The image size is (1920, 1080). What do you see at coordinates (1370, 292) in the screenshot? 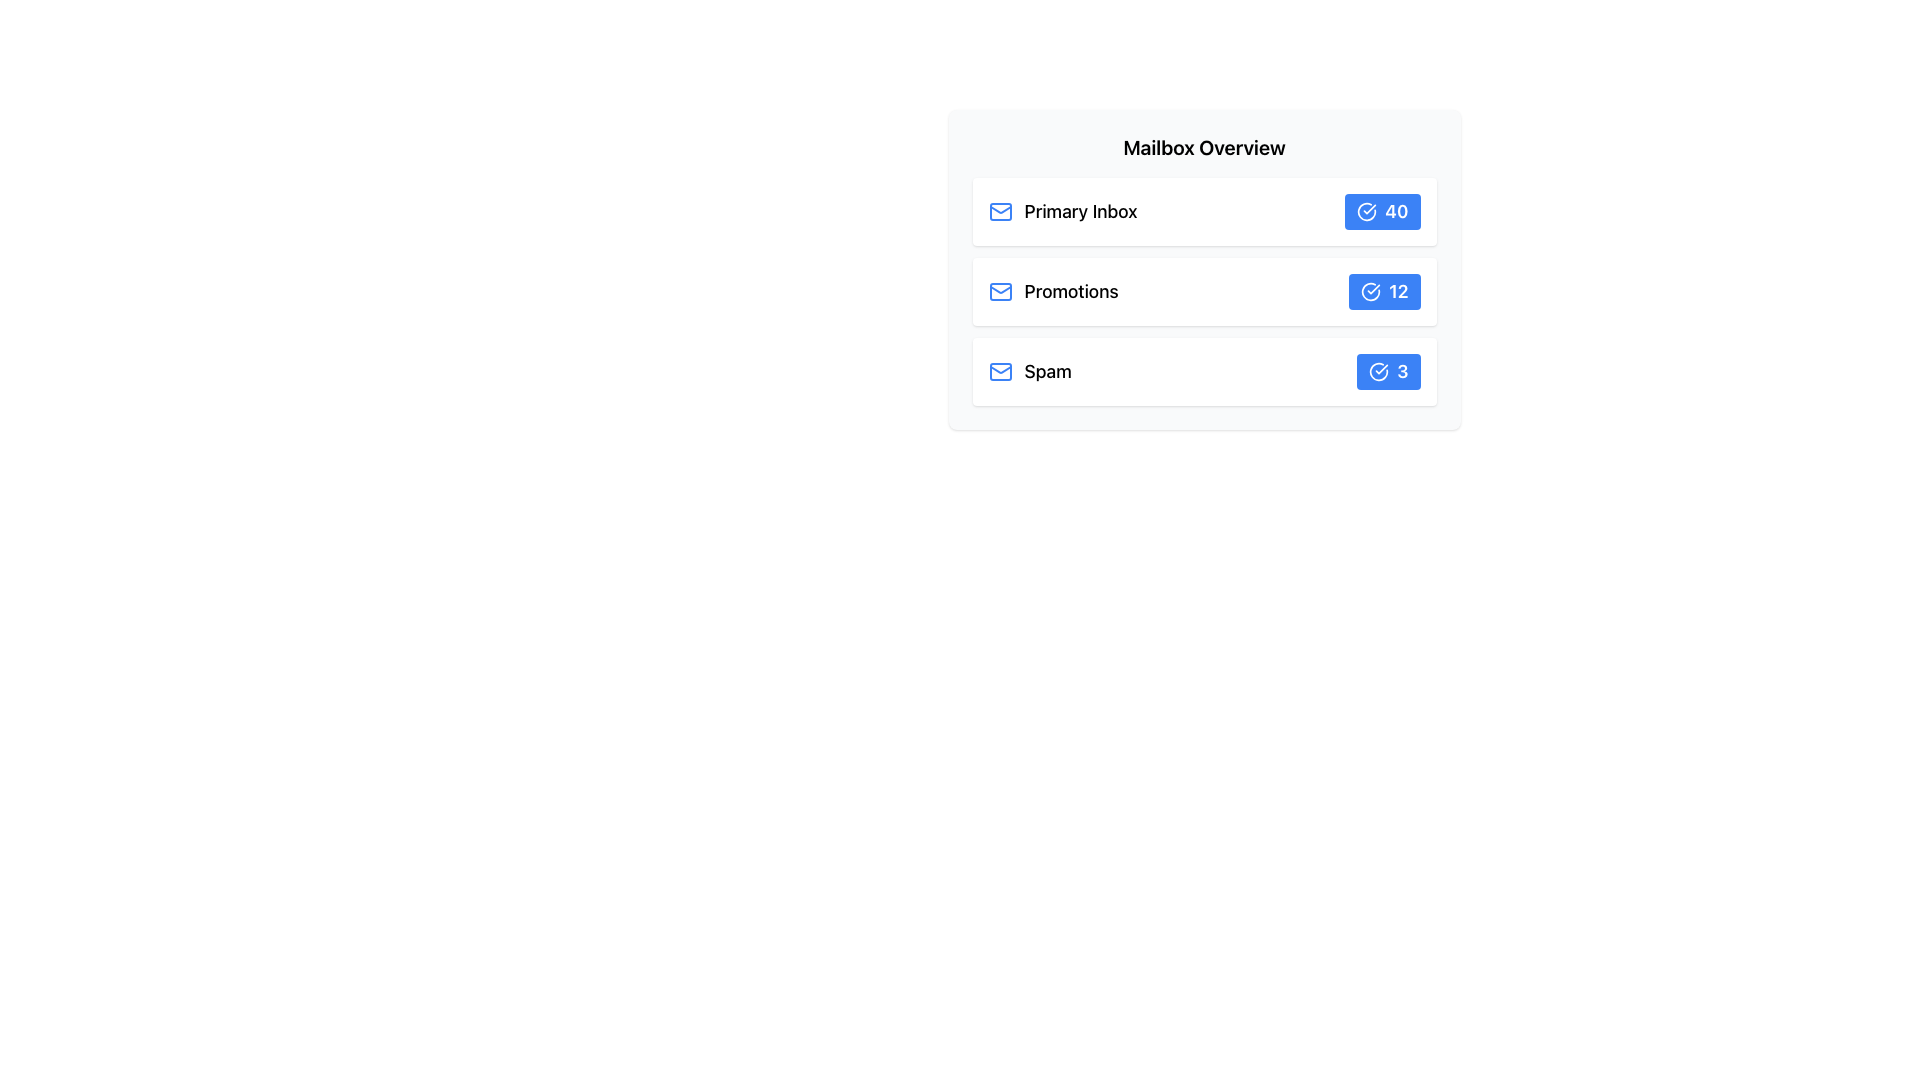
I see `the status icon located in the blue circular area to the right of the 'Promotions' category text in the second row of the list` at bounding box center [1370, 292].